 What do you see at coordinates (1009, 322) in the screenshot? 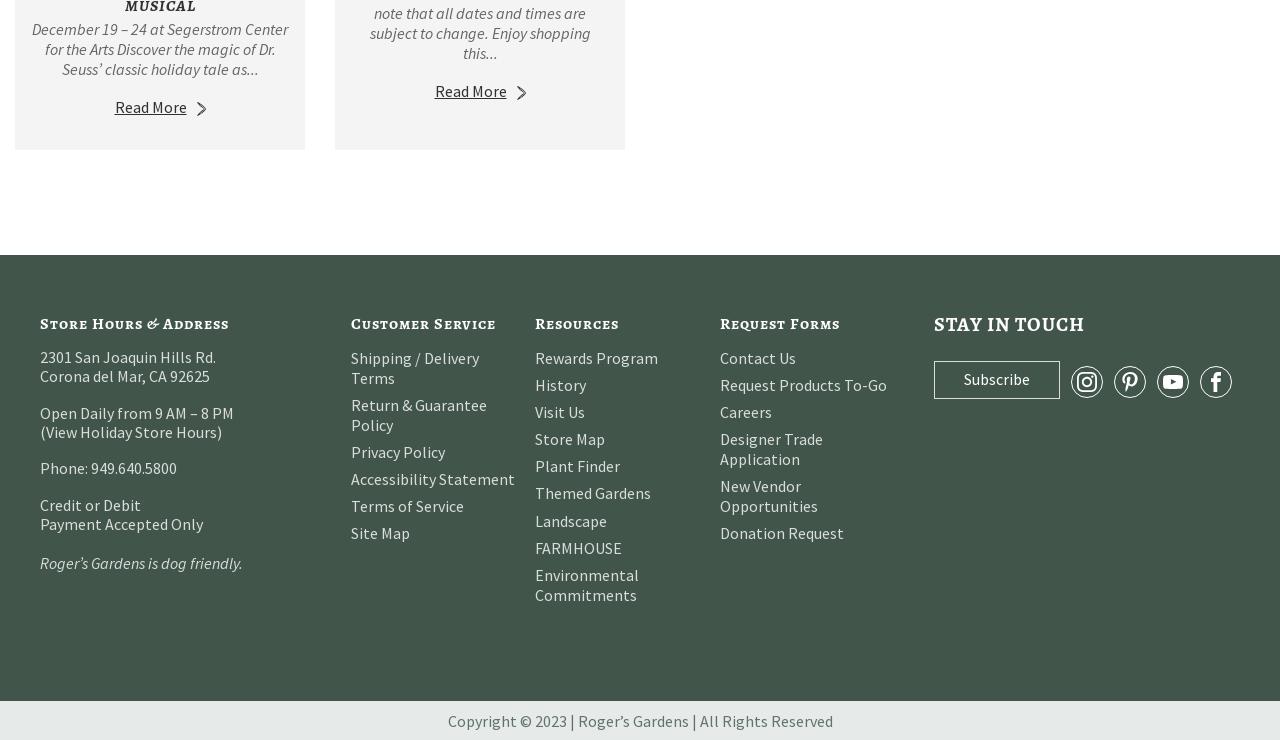
I see `'Stay in Touch'` at bounding box center [1009, 322].